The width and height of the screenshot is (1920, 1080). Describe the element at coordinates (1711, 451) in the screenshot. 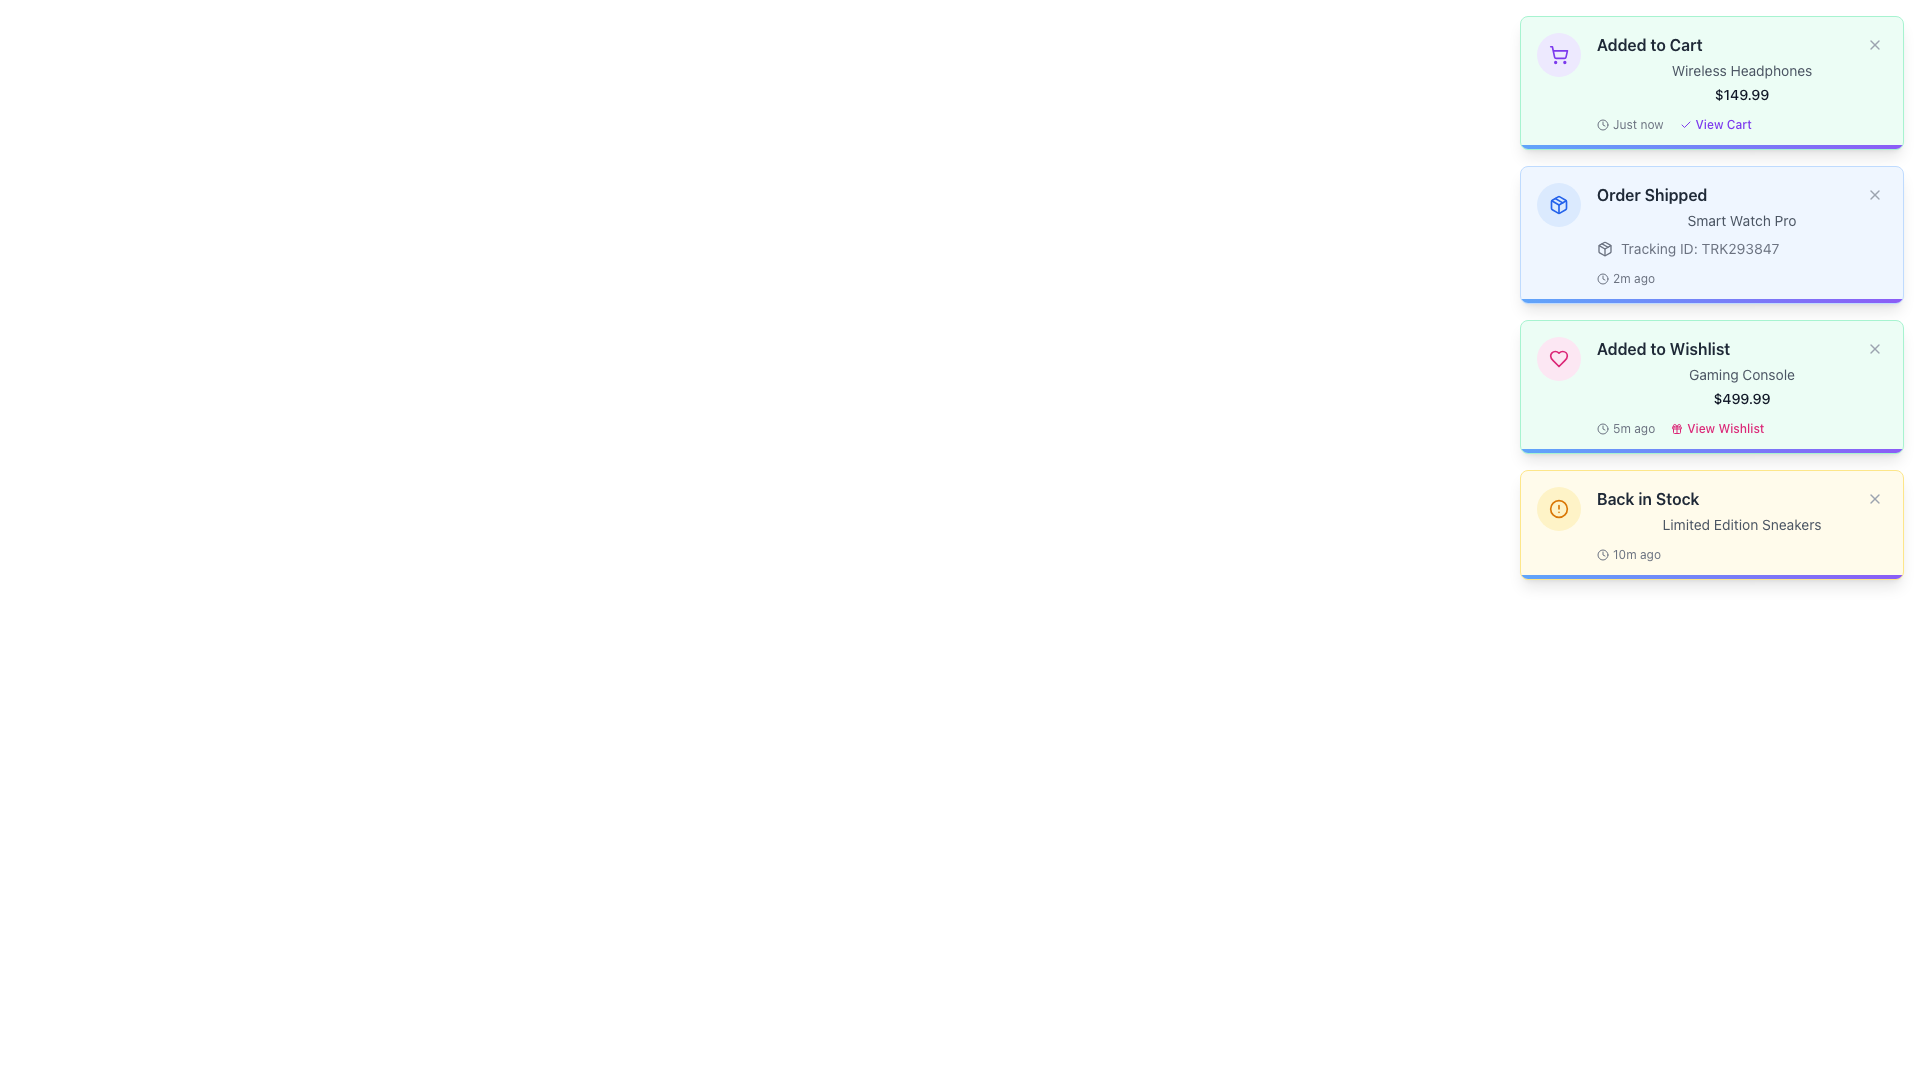

I see `the Decorative Bar located at the bottom of the 'Added to Wishlist' section, which serves as a visual aid for progress or status` at that location.